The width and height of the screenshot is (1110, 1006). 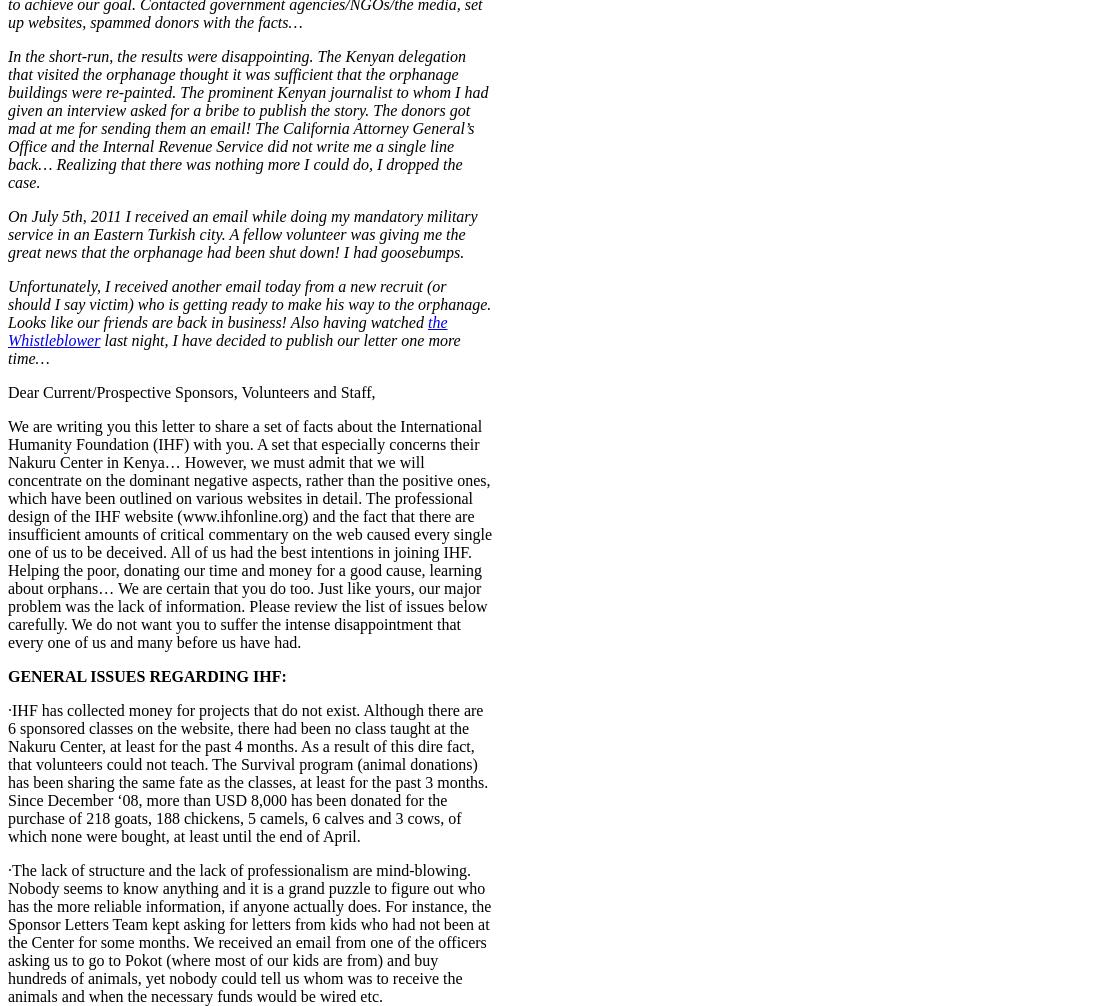 What do you see at coordinates (247, 771) in the screenshot?
I see `'·IHF has collected money for projects that do not exist. Although there are 6 sponsored classes on the website, there had been no class taught at the Nakuru Center, at least for the past 4 months. As a result of this dire fact, that volunteers could not teach. The Survival program (animal donations) has been sharing the same fate as the classes, at least for the past 3 months. Since December ‘08, more than USD 8,000 has been donated for the purchase of 218 goats, 188 chickens, 5 camels, 6 calves and 3 cows, of which none were bought, at least until the end of April.'` at bounding box center [247, 771].